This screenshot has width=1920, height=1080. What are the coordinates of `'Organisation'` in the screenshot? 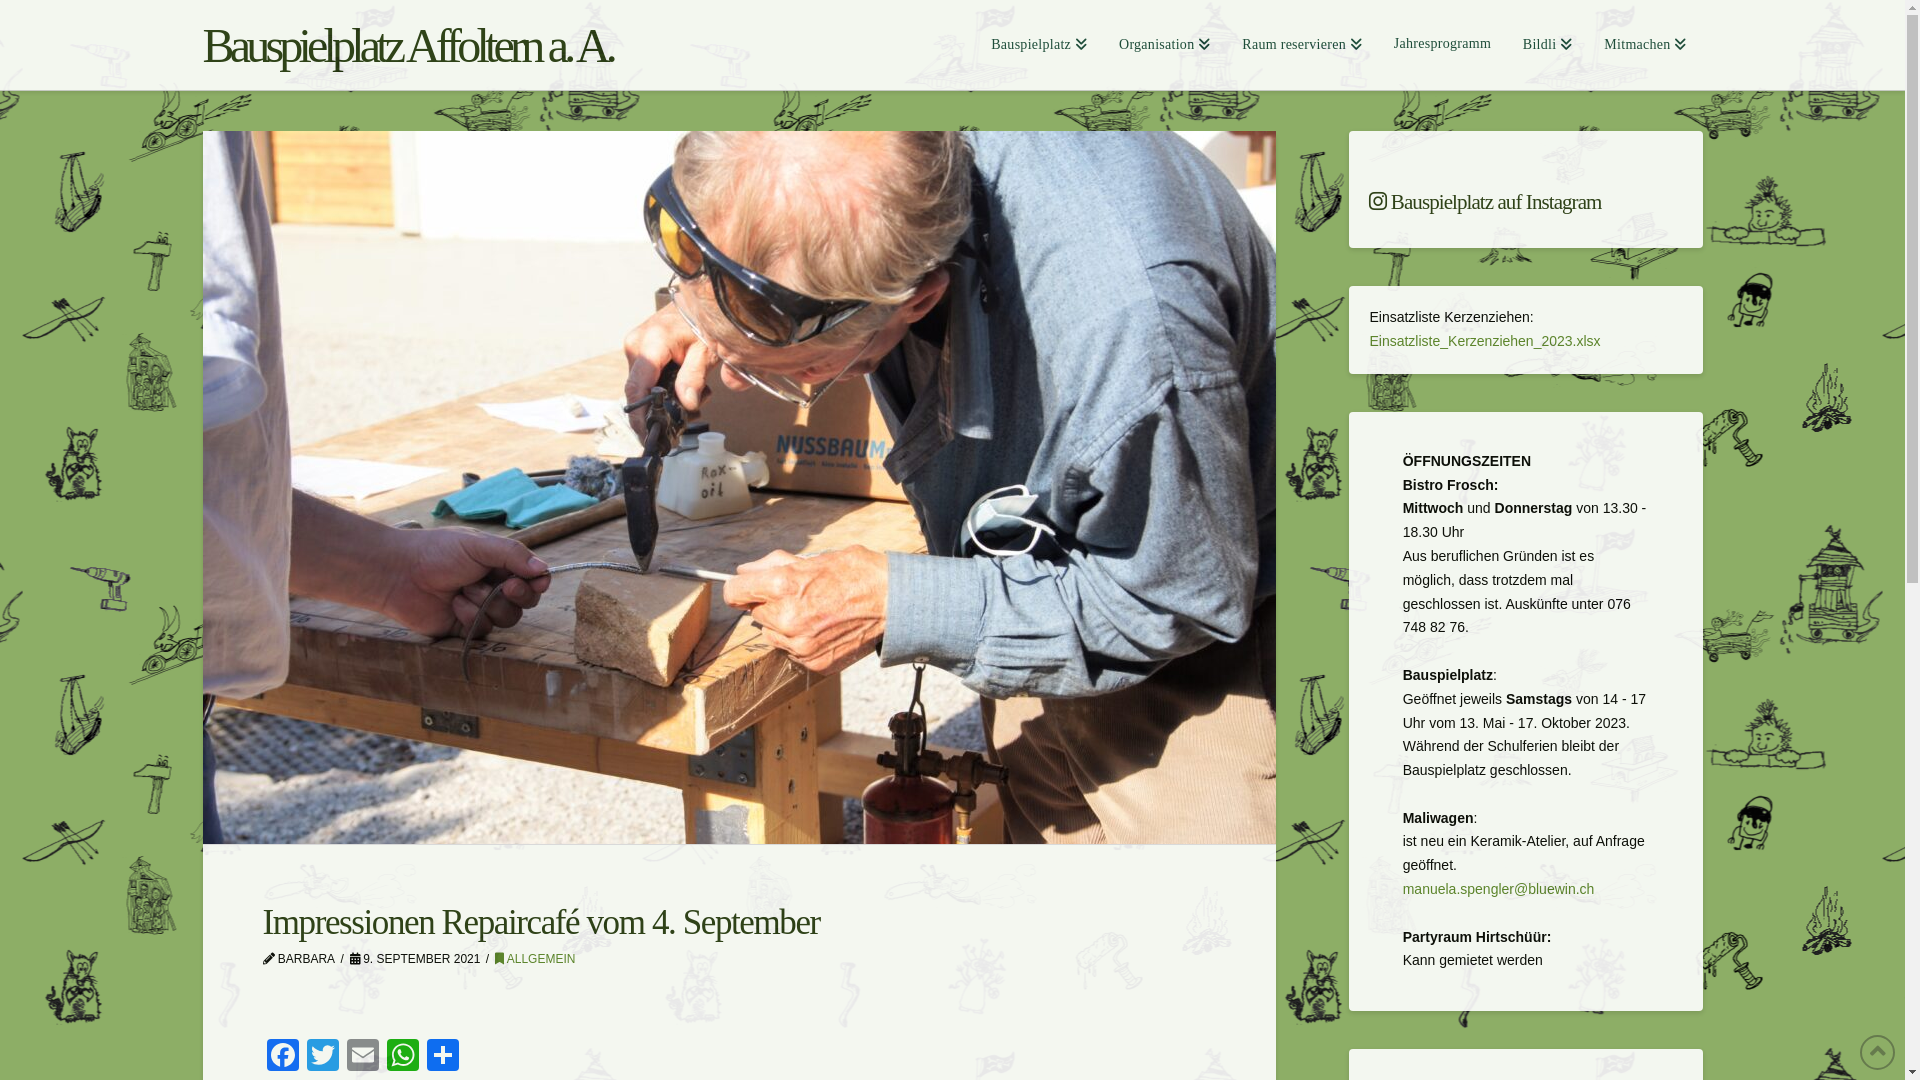 It's located at (1164, 45).